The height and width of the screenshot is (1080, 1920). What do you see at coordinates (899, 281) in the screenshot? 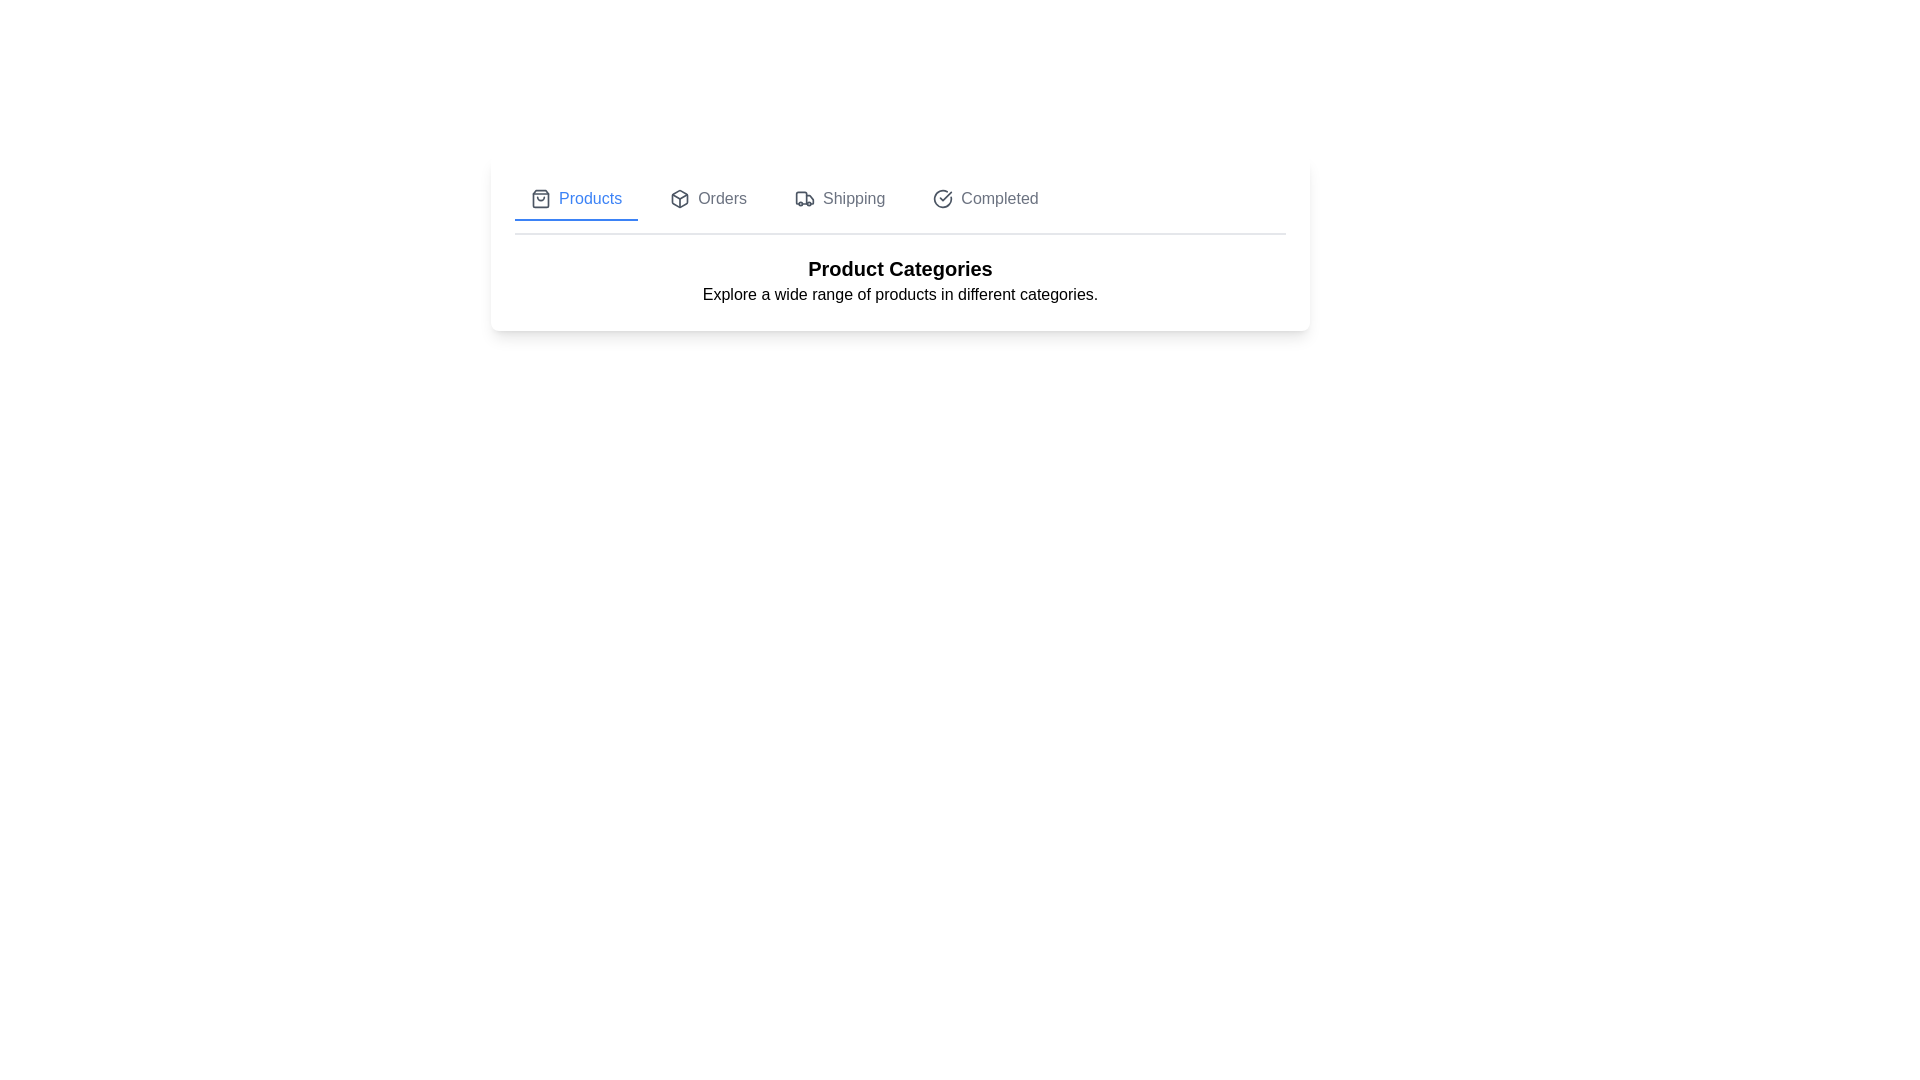
I see `the text block featuring the bolded title 'Product Categories' and the descriptive section 'Explore a wide range of products in different categories.'` at bounding box center [899, 281].